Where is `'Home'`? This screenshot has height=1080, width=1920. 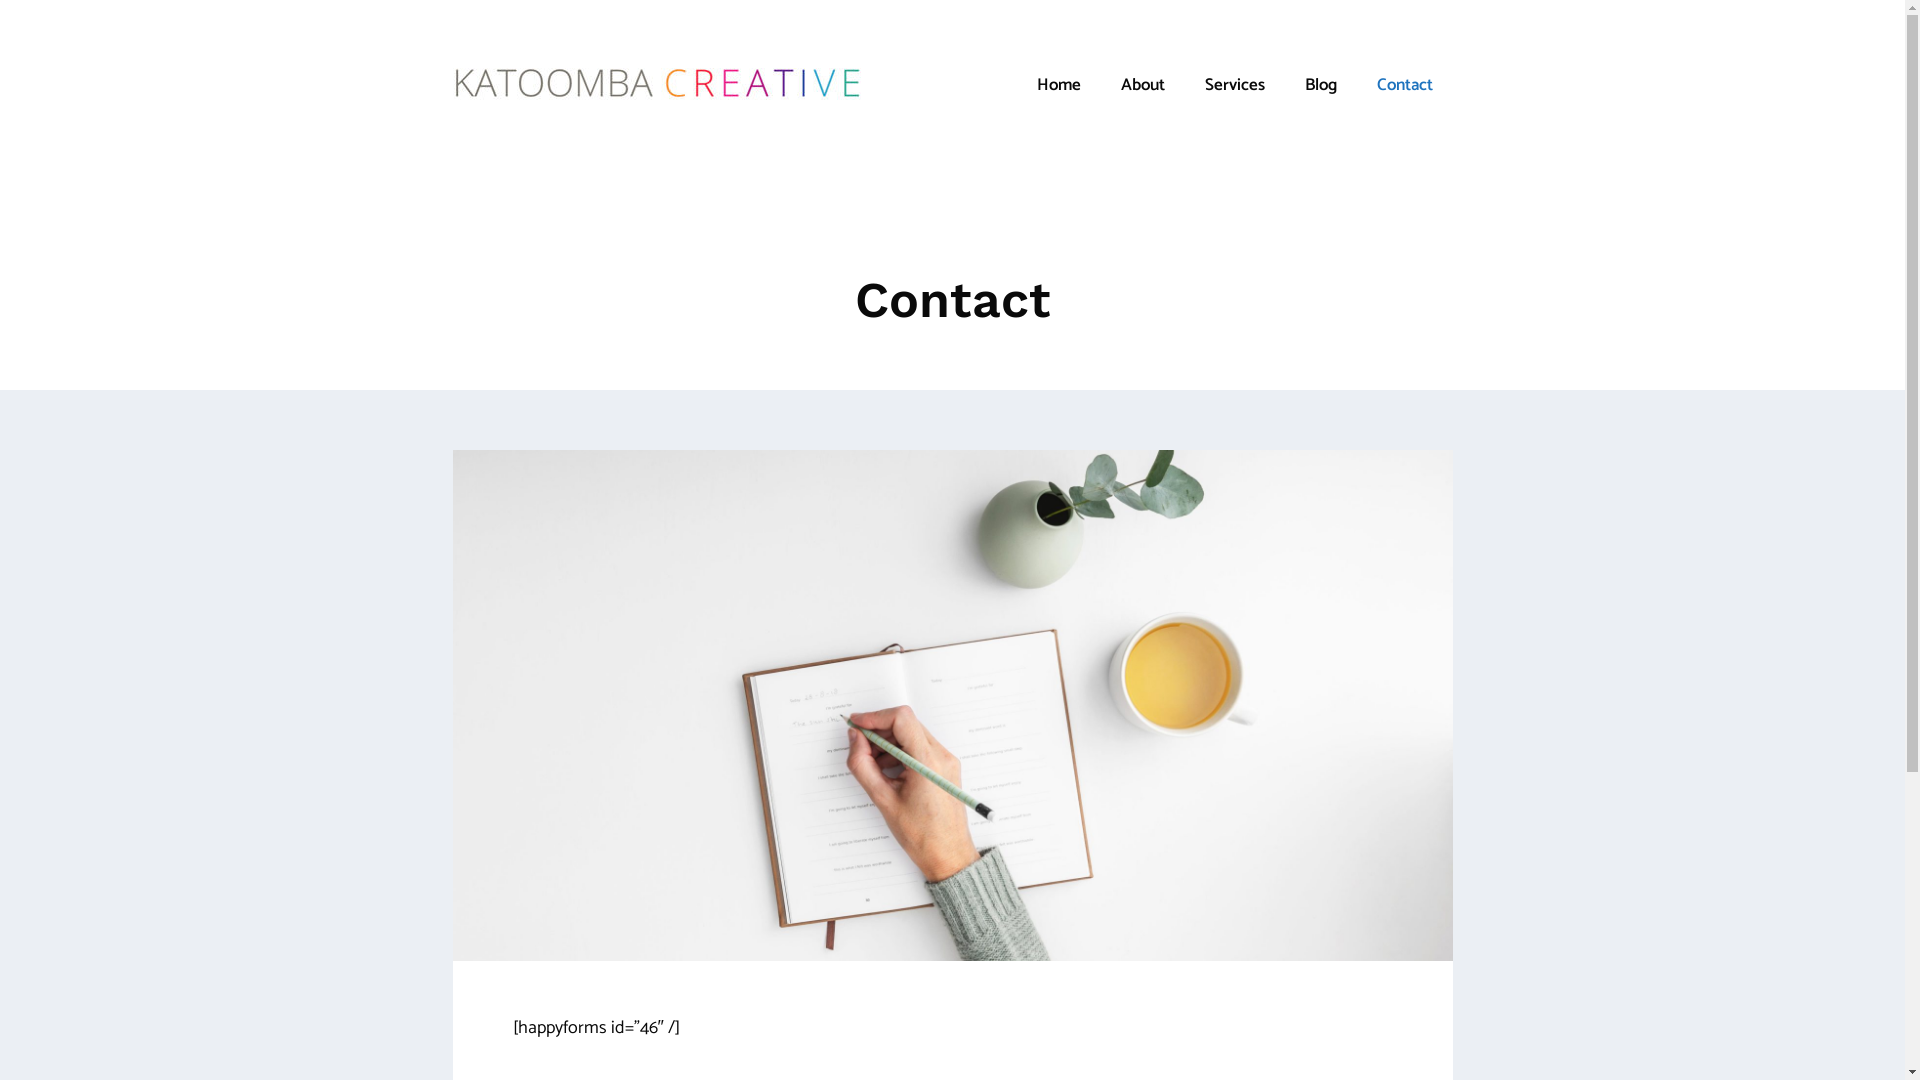 'Home' is located at coordinates (1056, 83).